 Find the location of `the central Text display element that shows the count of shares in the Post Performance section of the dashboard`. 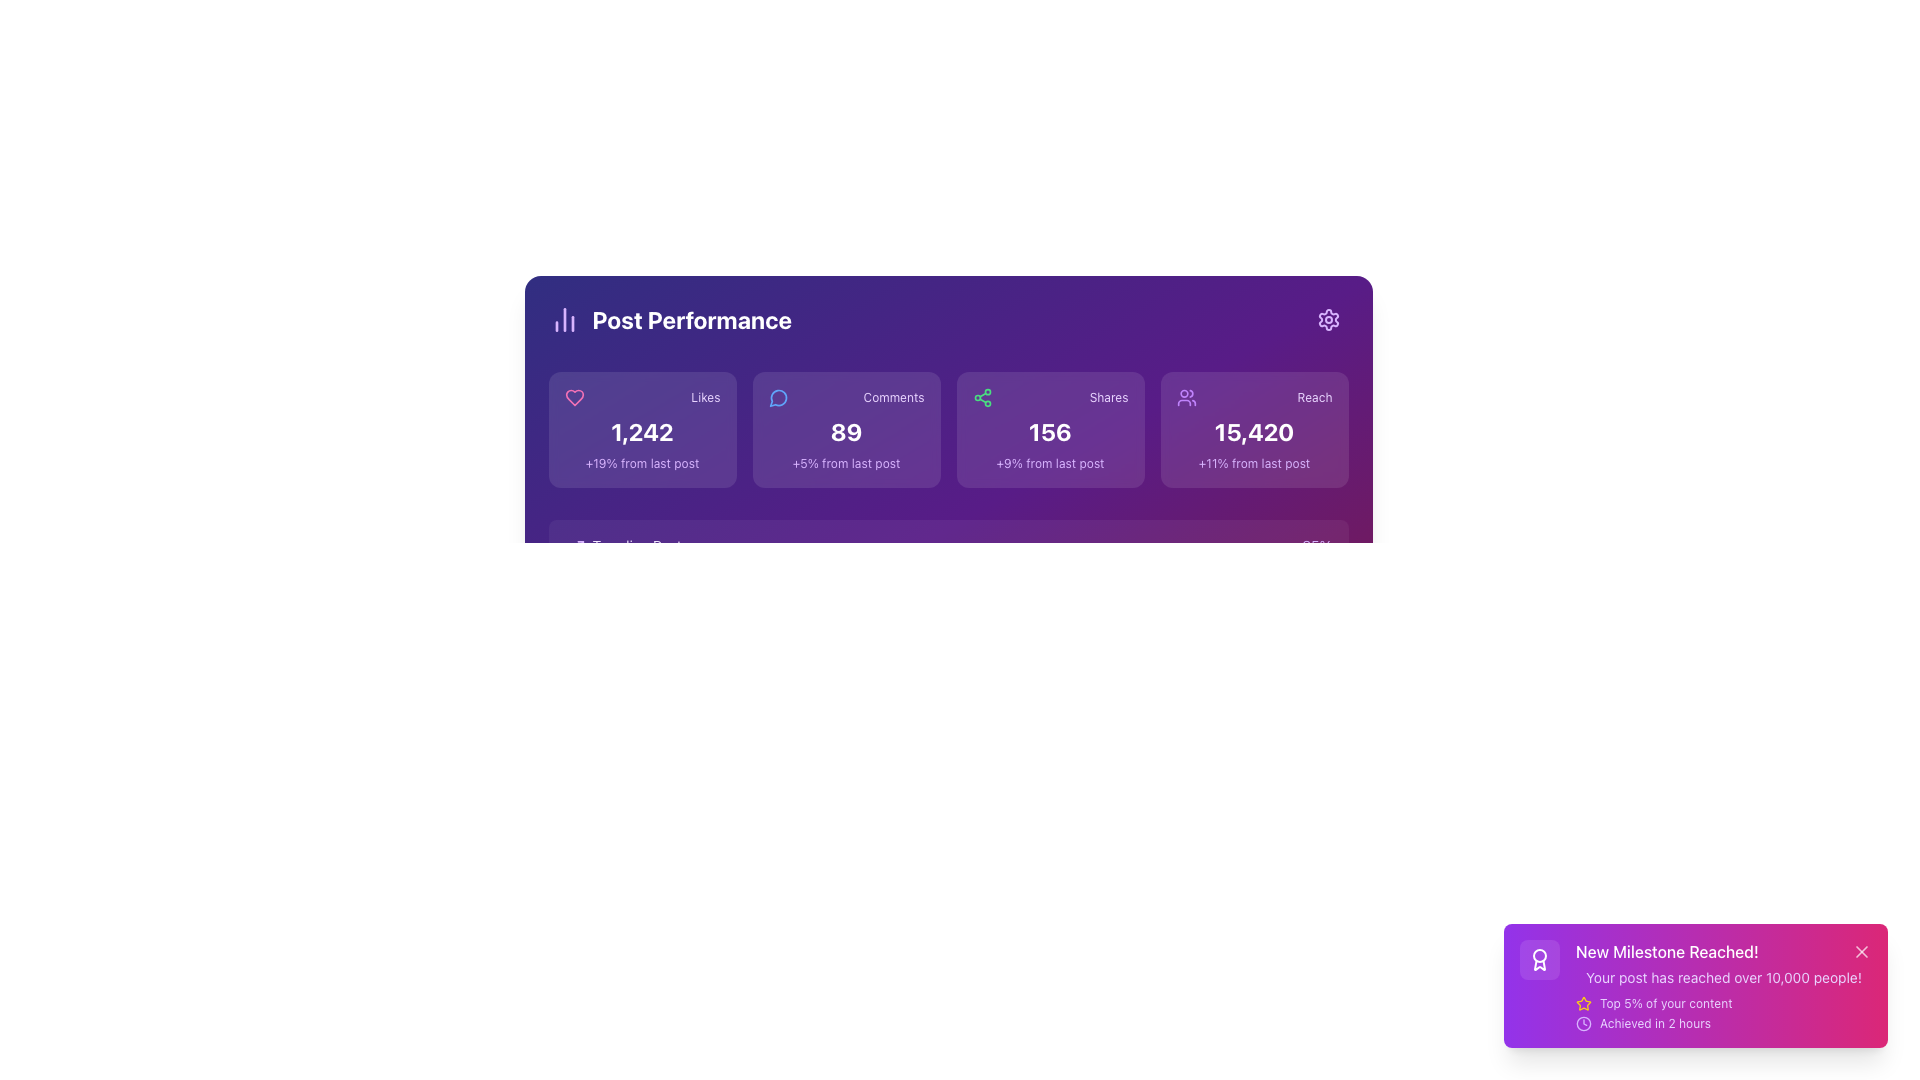

the central Text display element that shows the count of shares in the Post Performance section of the dashboard is located at coordinates (1049, 431).